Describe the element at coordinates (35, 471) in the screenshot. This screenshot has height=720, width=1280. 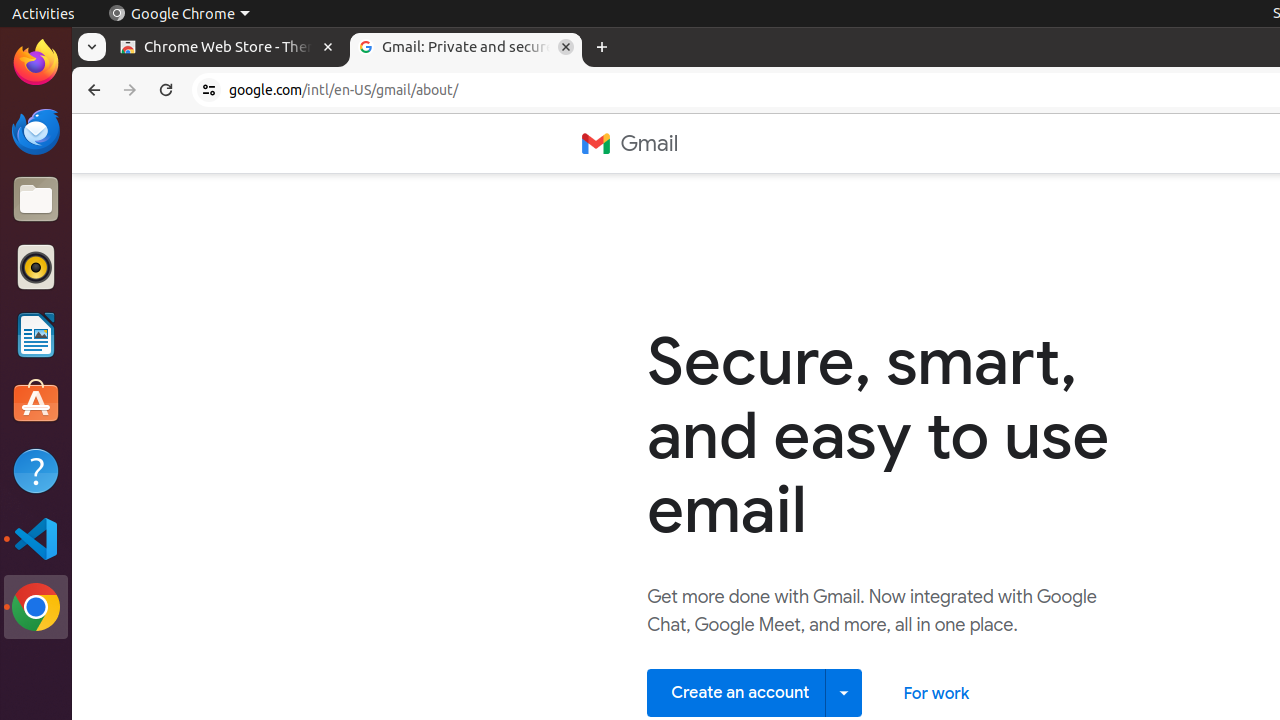
I see `'Help'` at that location.